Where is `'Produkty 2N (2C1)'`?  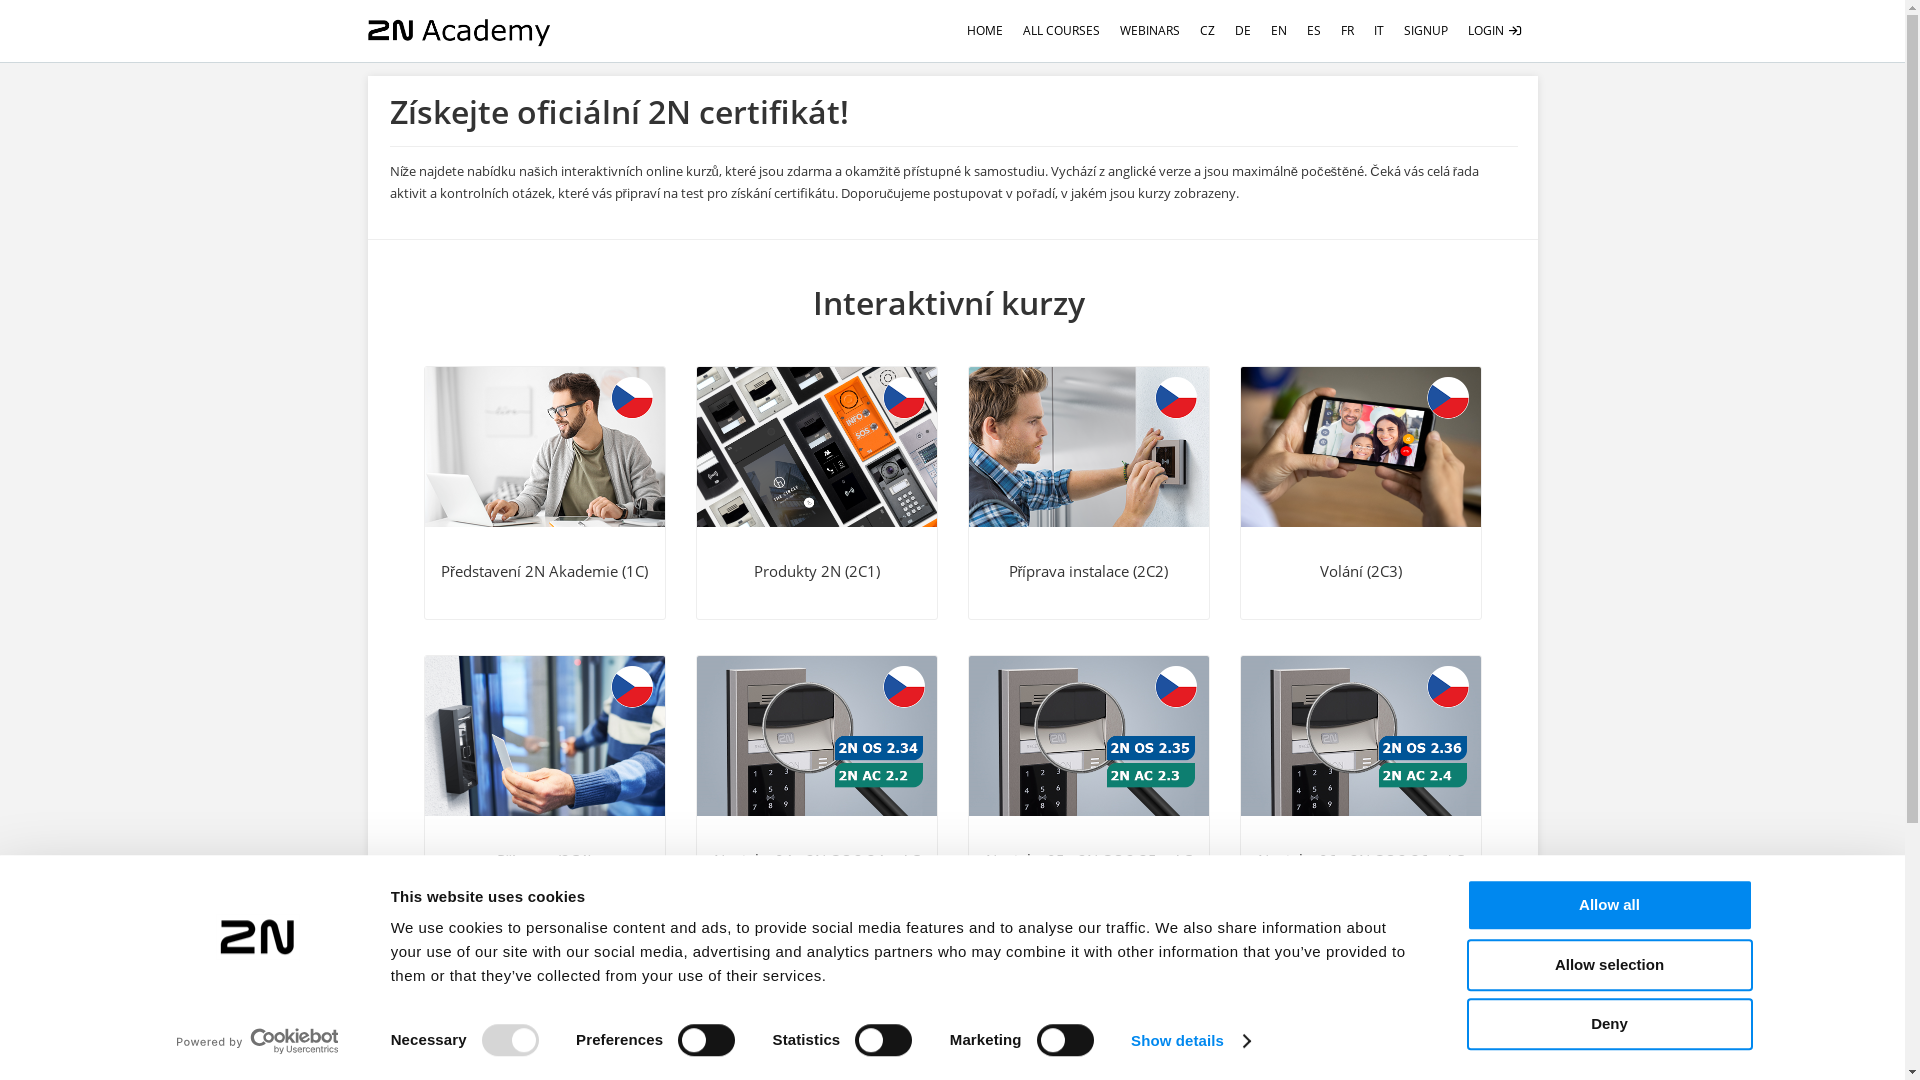 'Produkty 2N (2C1)' is located at coordinates (816, 493).